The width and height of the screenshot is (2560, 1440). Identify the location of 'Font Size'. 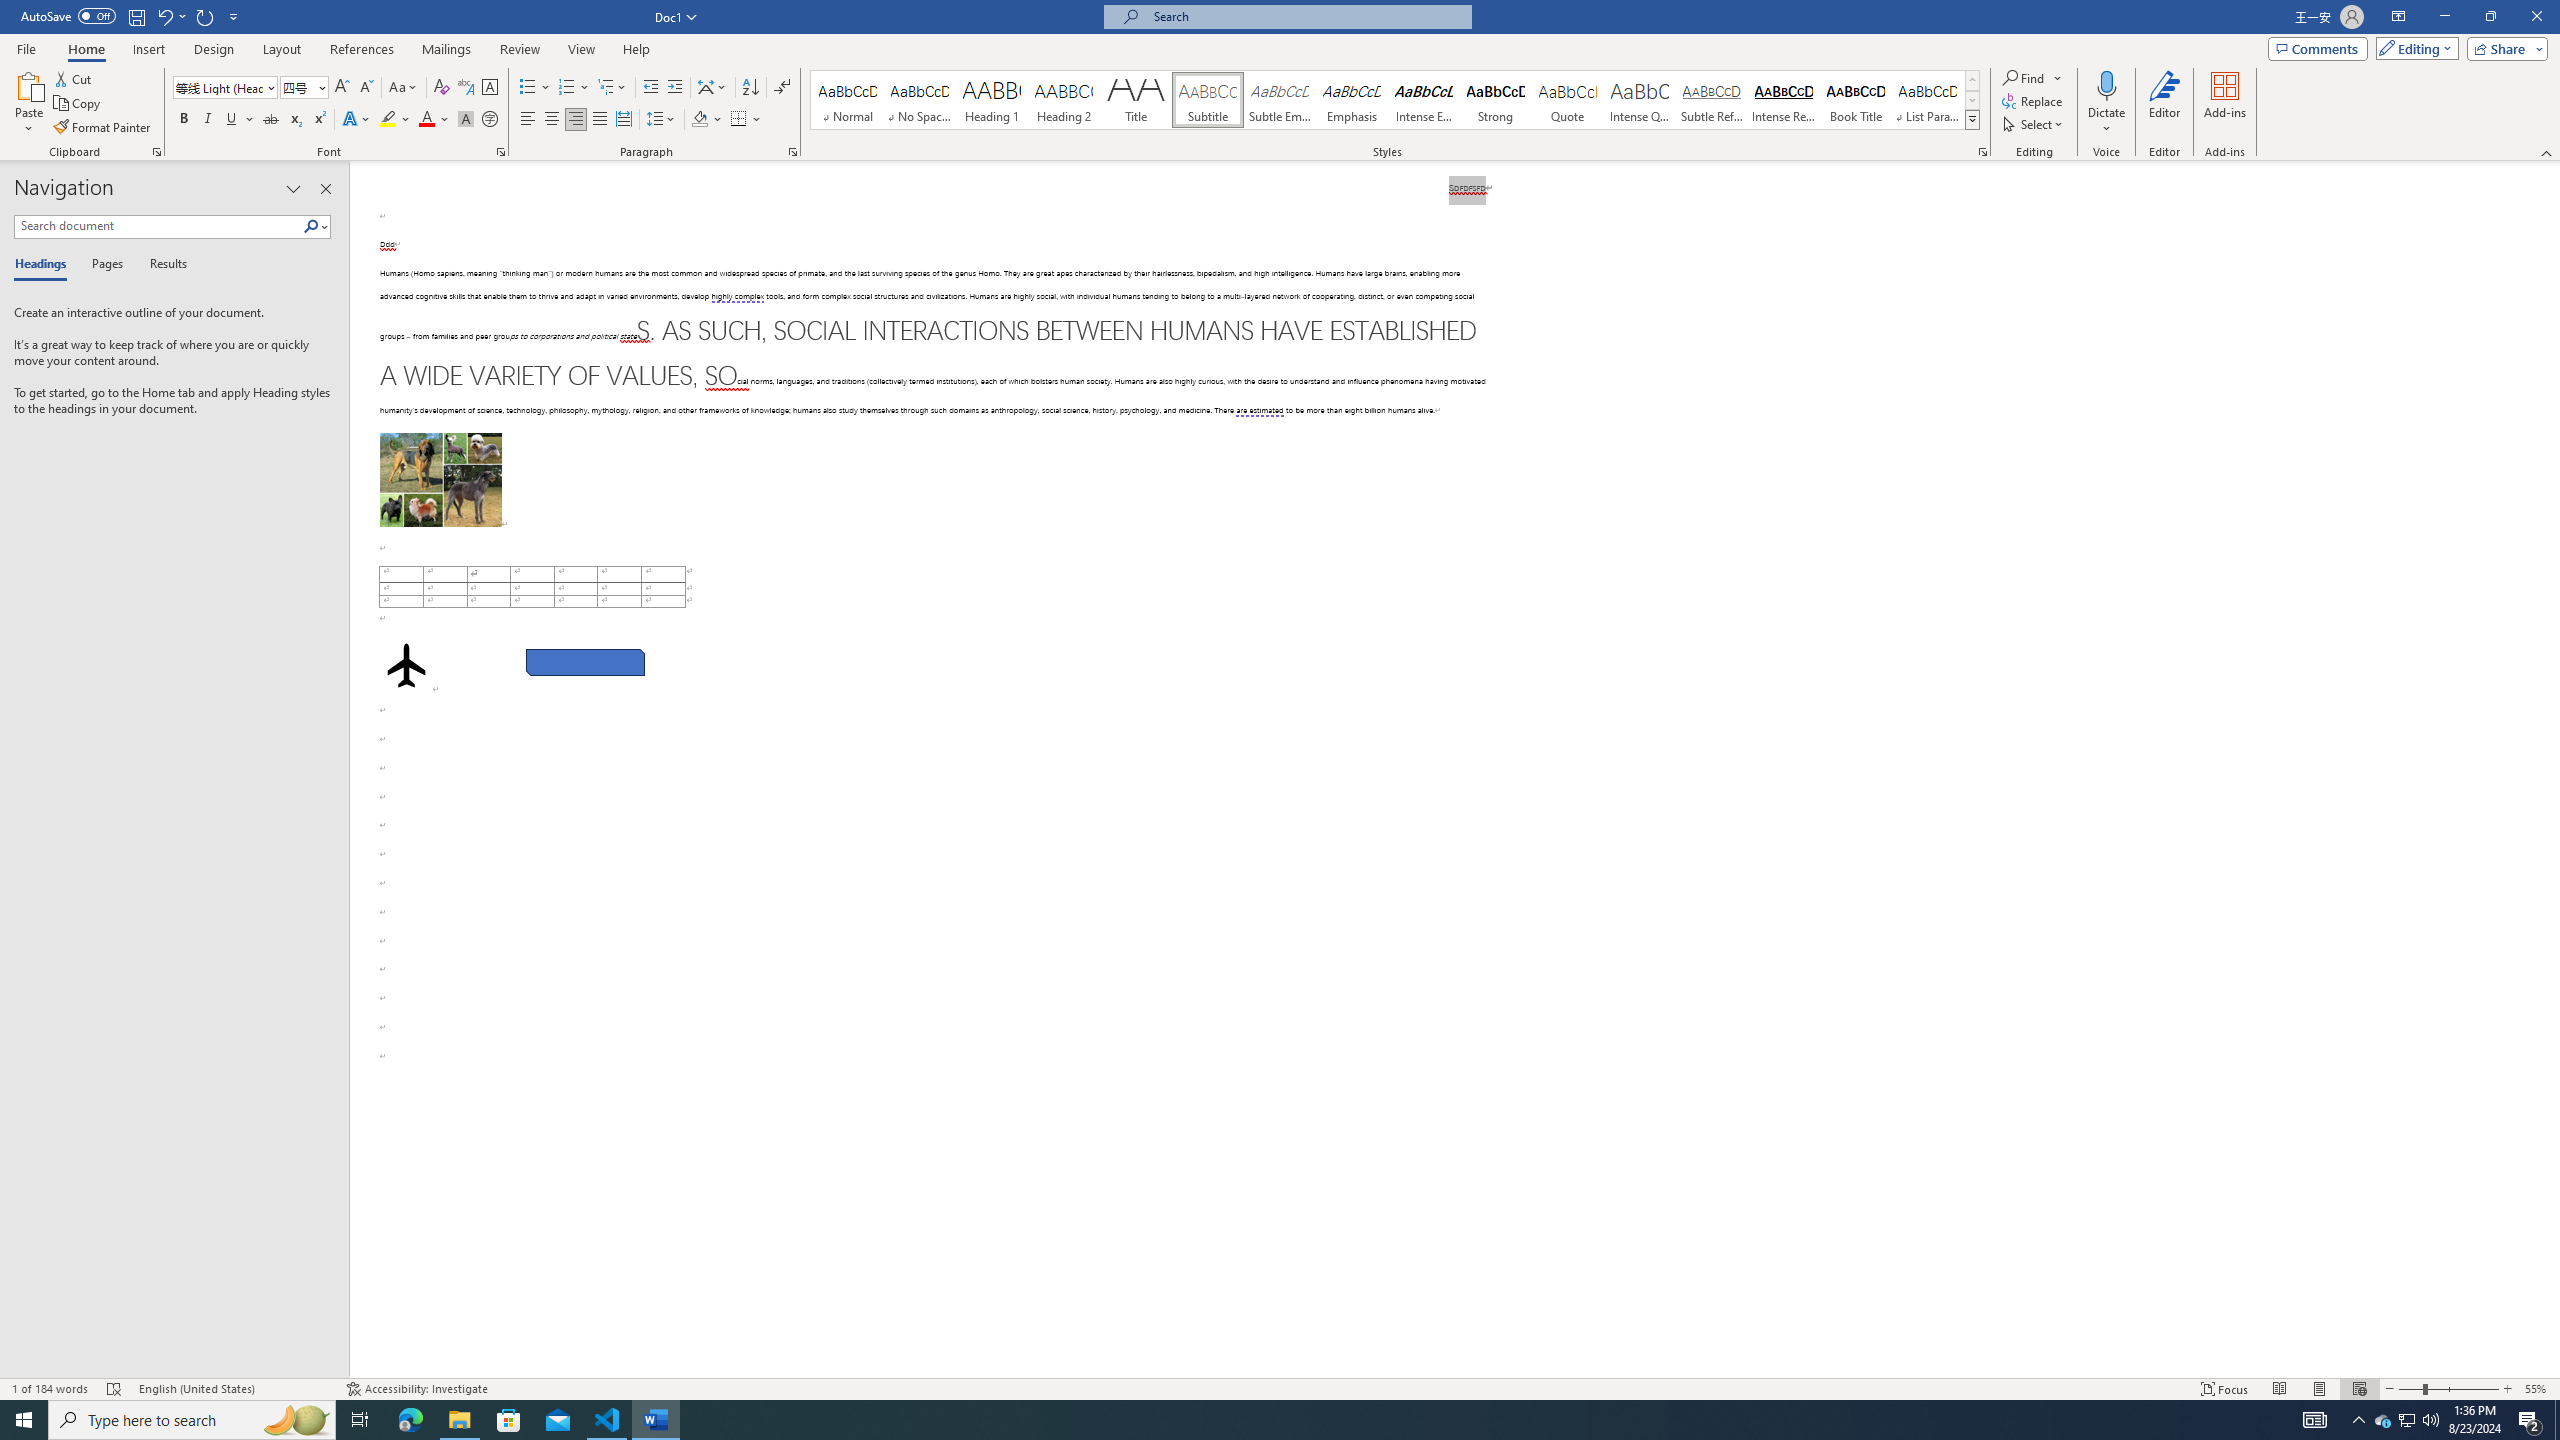
(297, 87).